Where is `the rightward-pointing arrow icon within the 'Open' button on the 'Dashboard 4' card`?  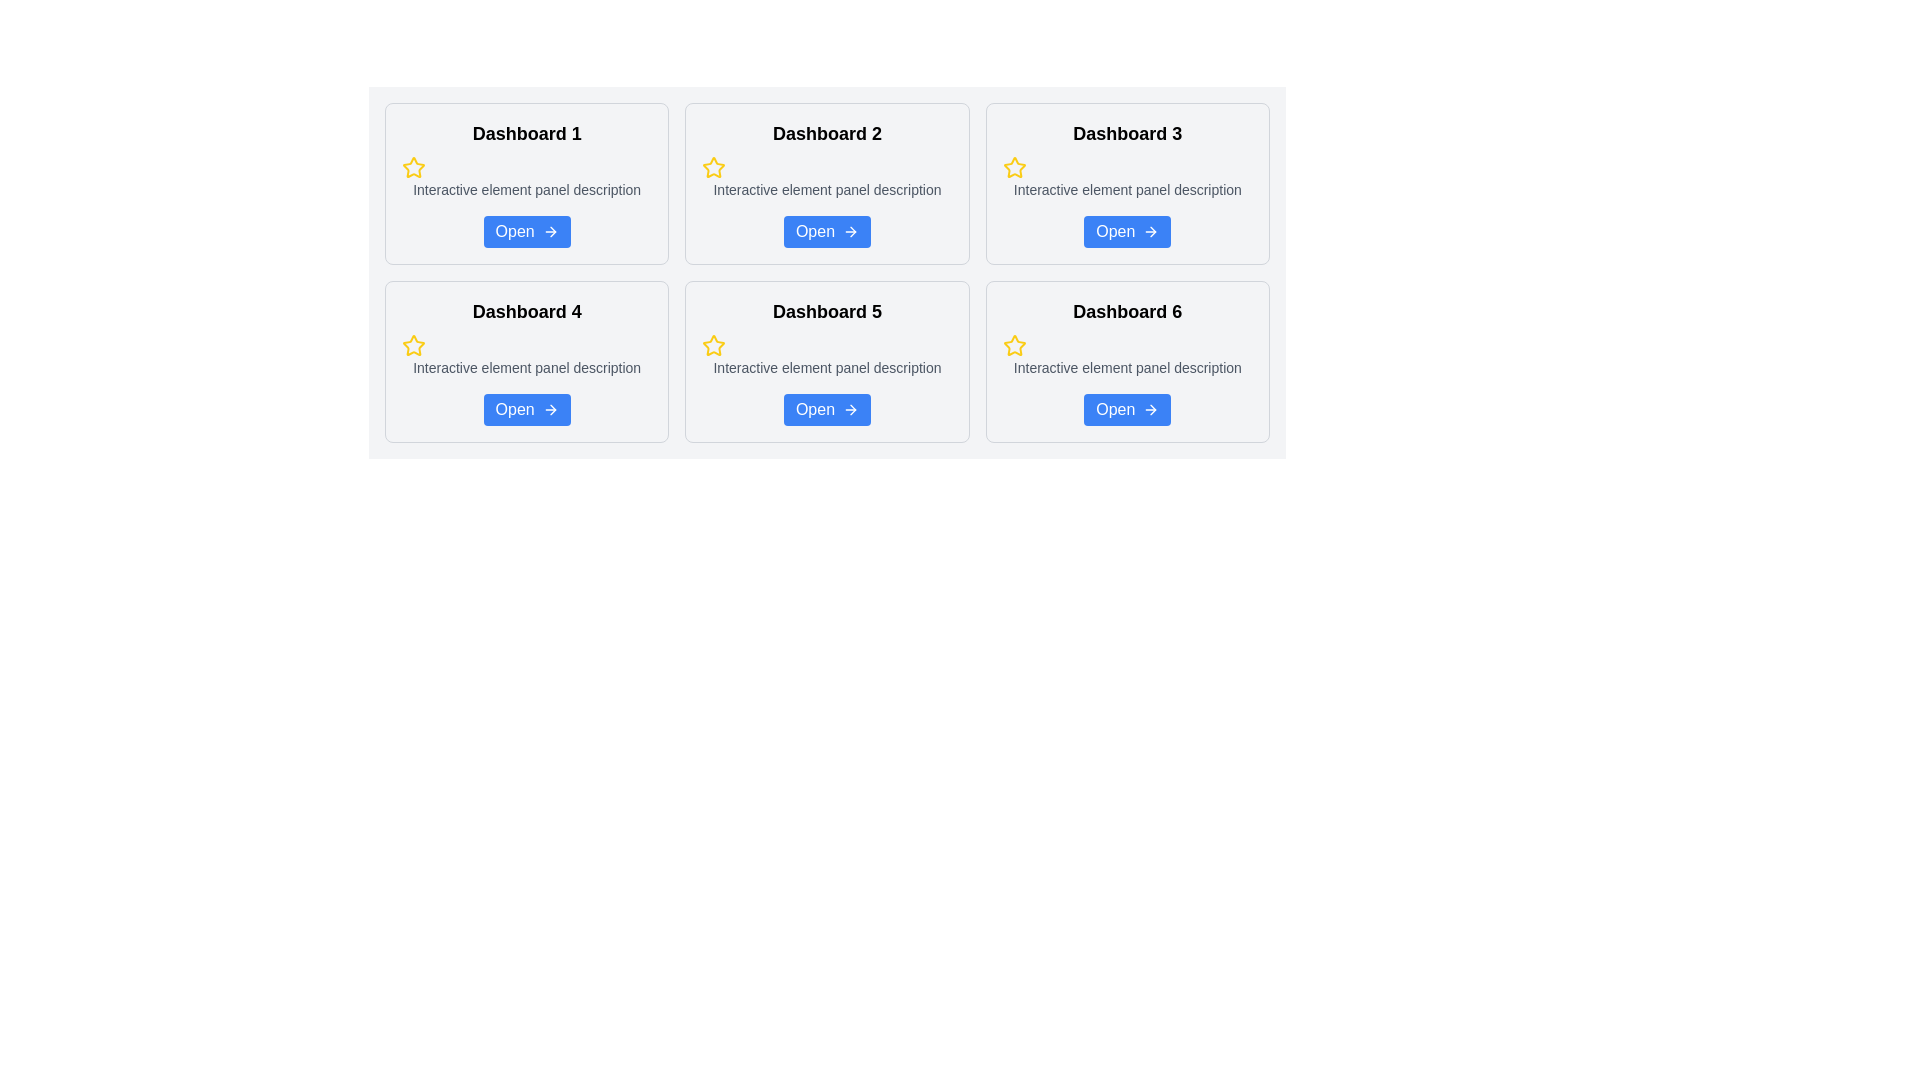
the rightward-pointing arrow icon within the 'Open' button on the 'Dashboard 4' card is located at coordinates (550, 408).